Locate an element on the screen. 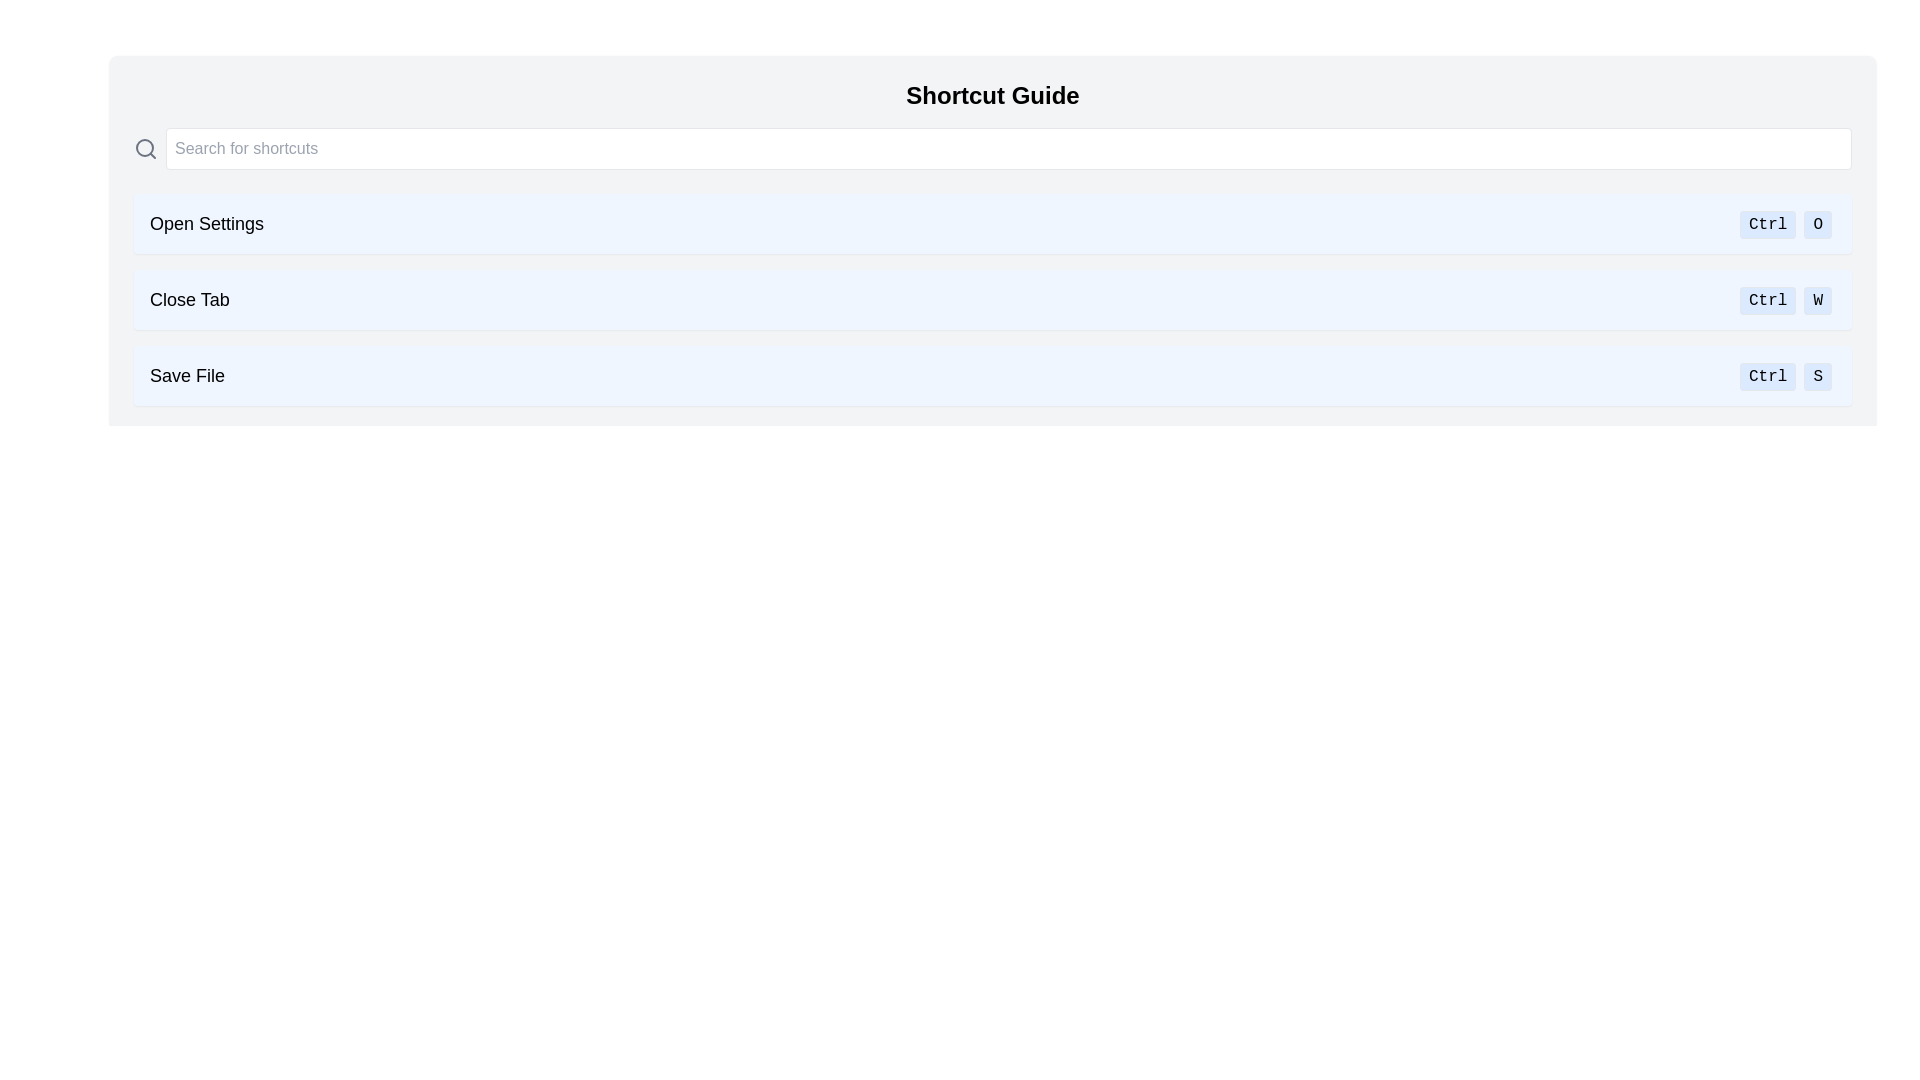  the Keyboard shortcut display for 'Ctrl + S', which is a compact rectangular UI component with a light blue background and dark border, located on the far-right end of the 'Save File' row is located at coordinates (1785, 375).